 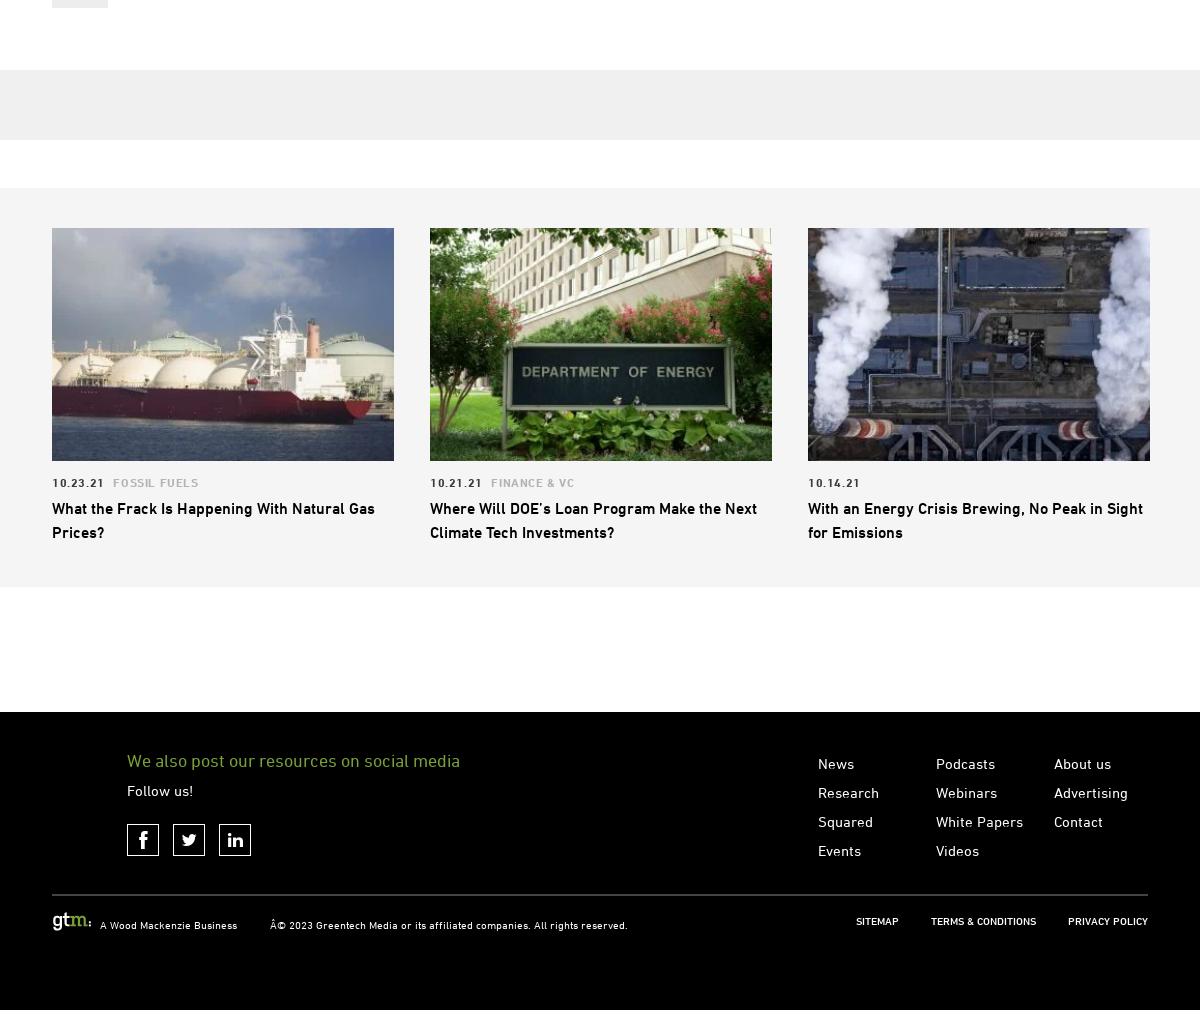 I want to click on 'About us', so click(x=1081, y=846).